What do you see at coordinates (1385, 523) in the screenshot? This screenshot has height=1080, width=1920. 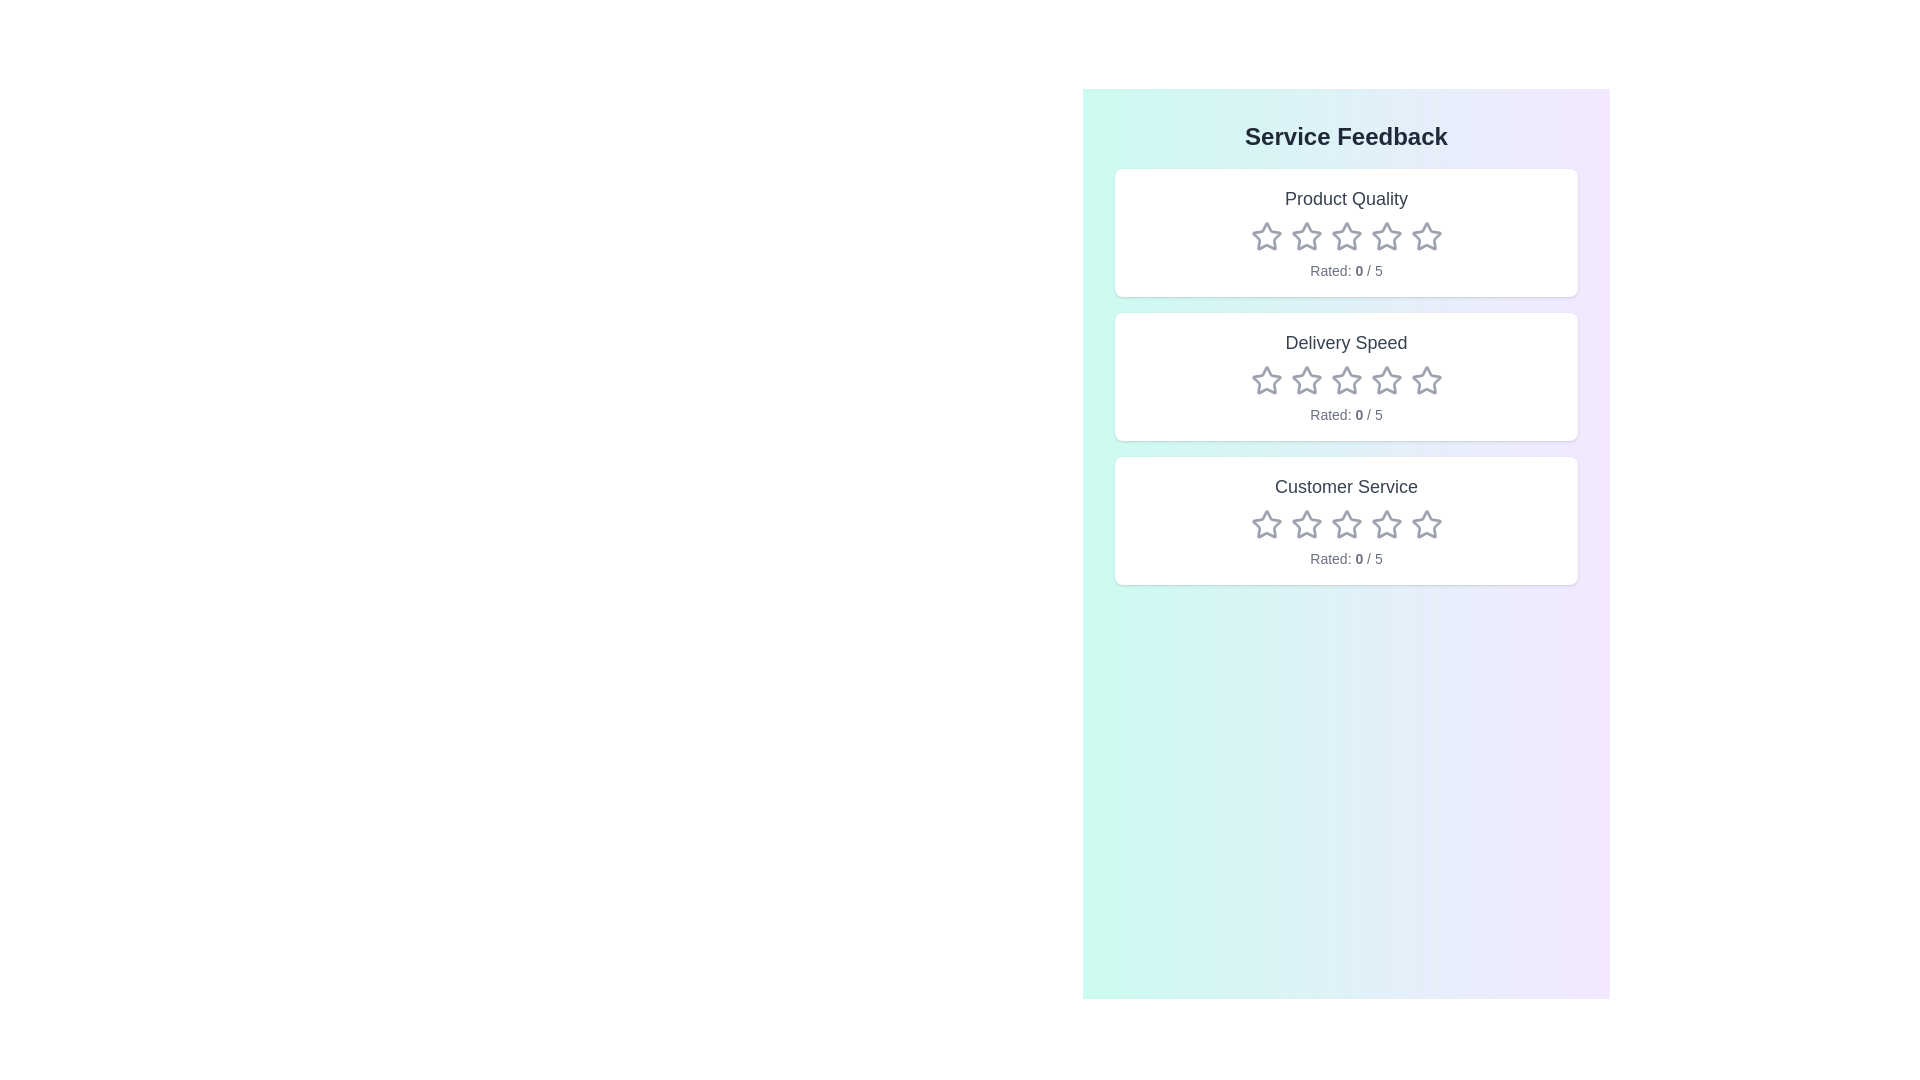 I see `the rating for the category Customer Service to 4 stars` at bounding box center [1385, 523].